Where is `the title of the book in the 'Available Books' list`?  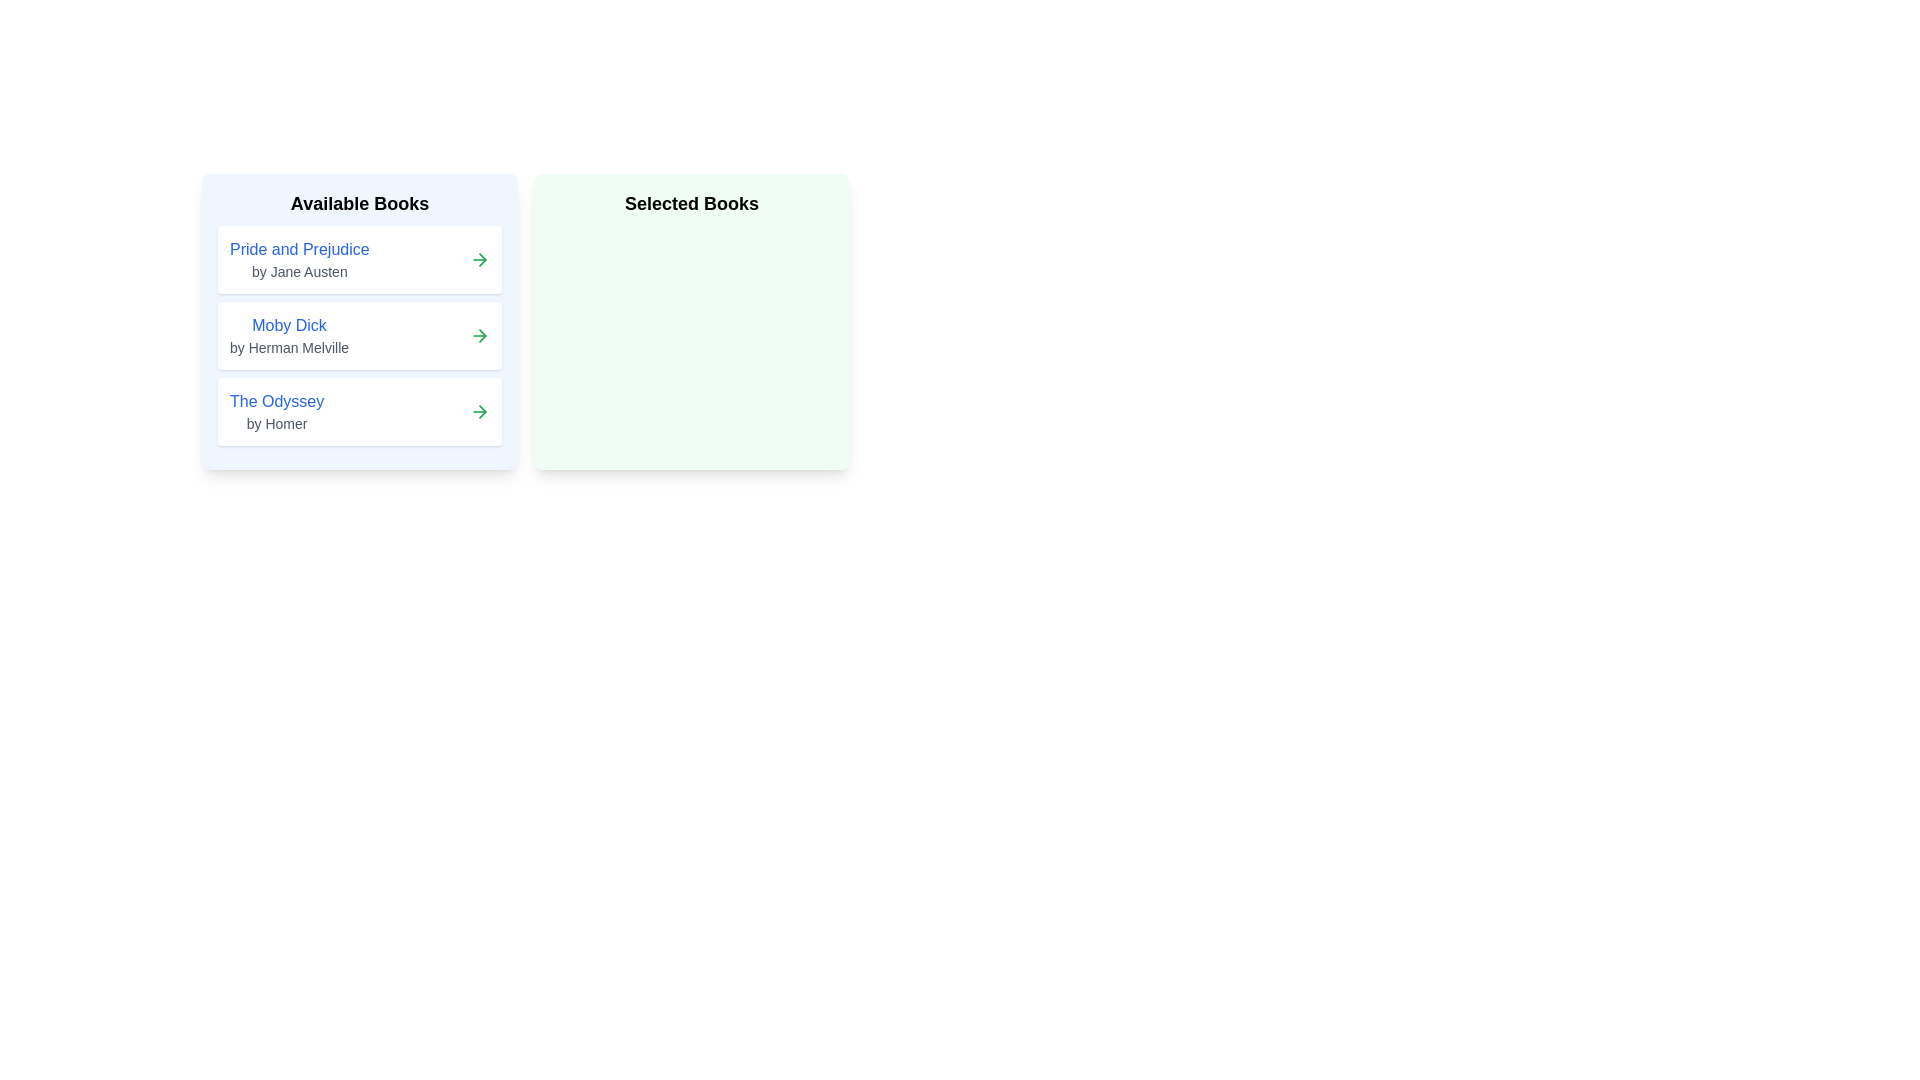 the title of the book in the 'Available Books' list is located at coordinates (298, 249).